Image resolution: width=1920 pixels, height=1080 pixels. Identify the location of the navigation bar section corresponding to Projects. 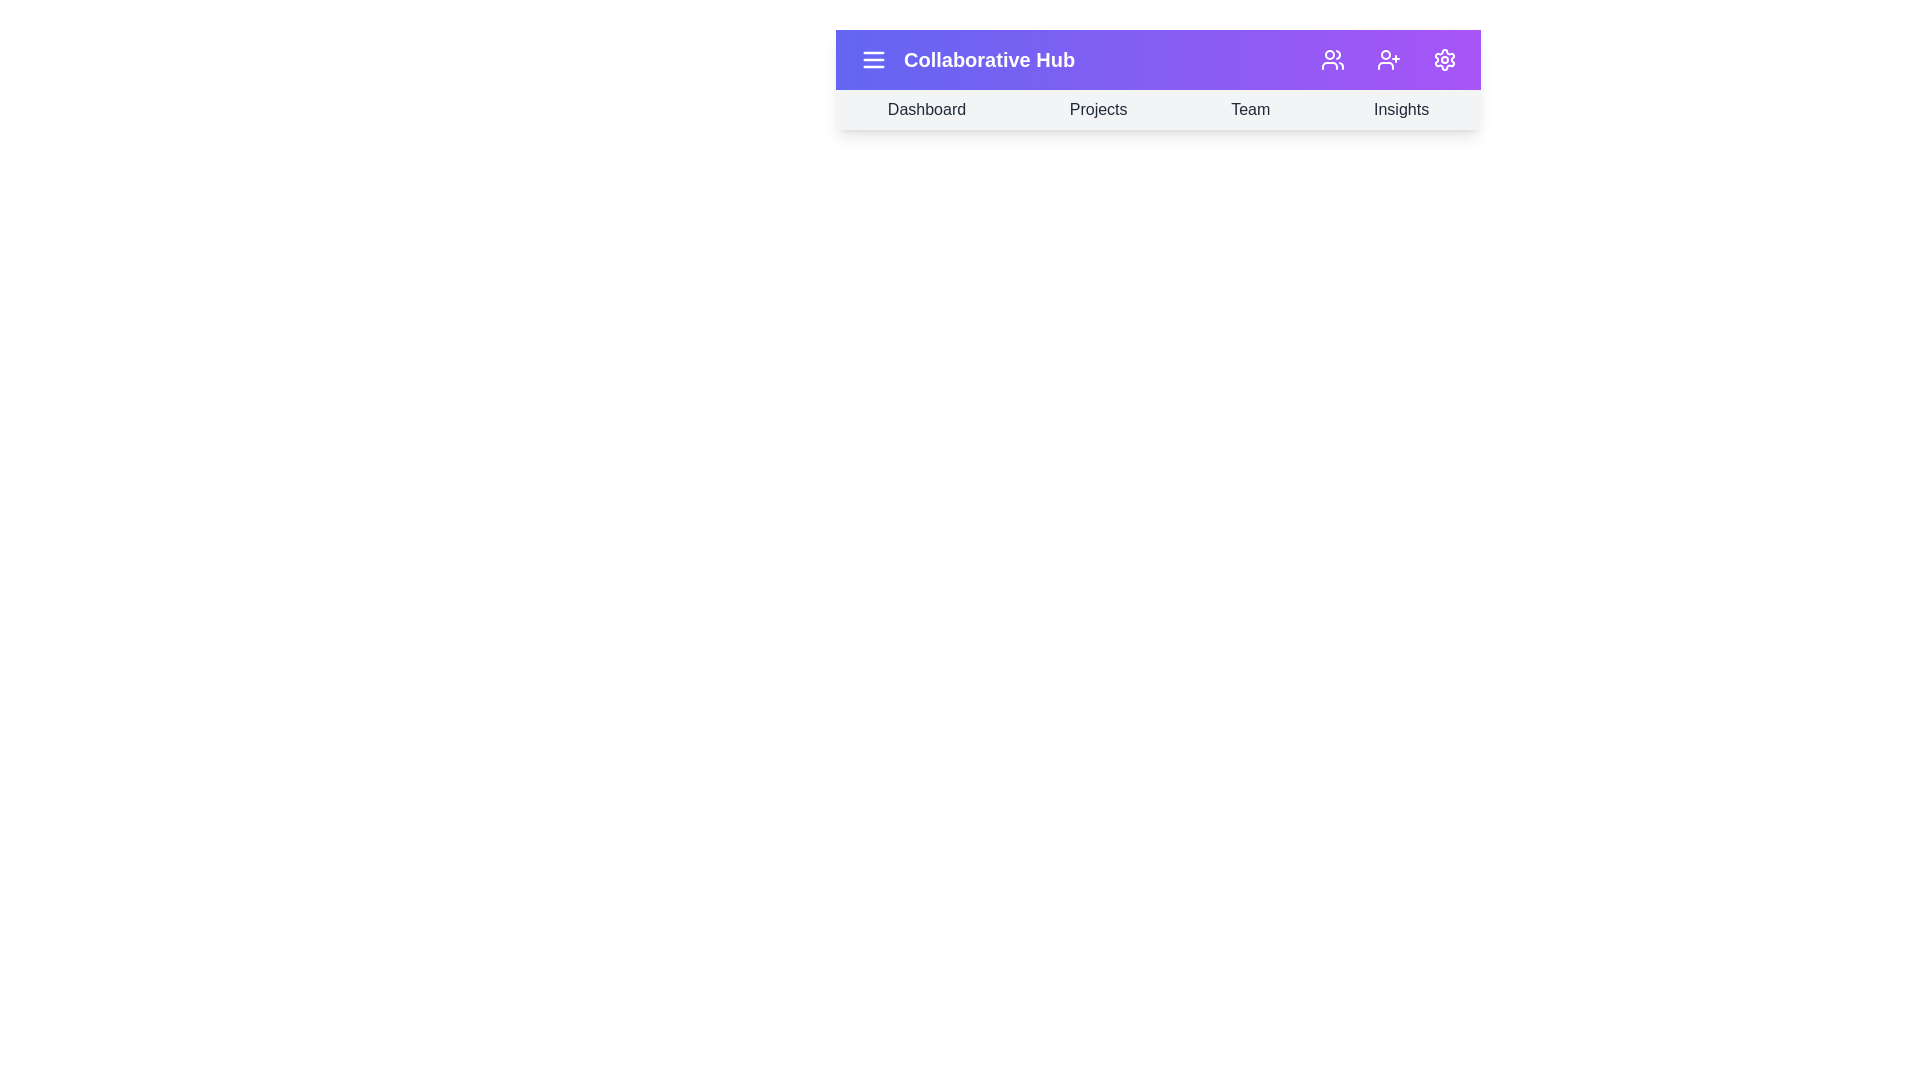
(1097, 110).